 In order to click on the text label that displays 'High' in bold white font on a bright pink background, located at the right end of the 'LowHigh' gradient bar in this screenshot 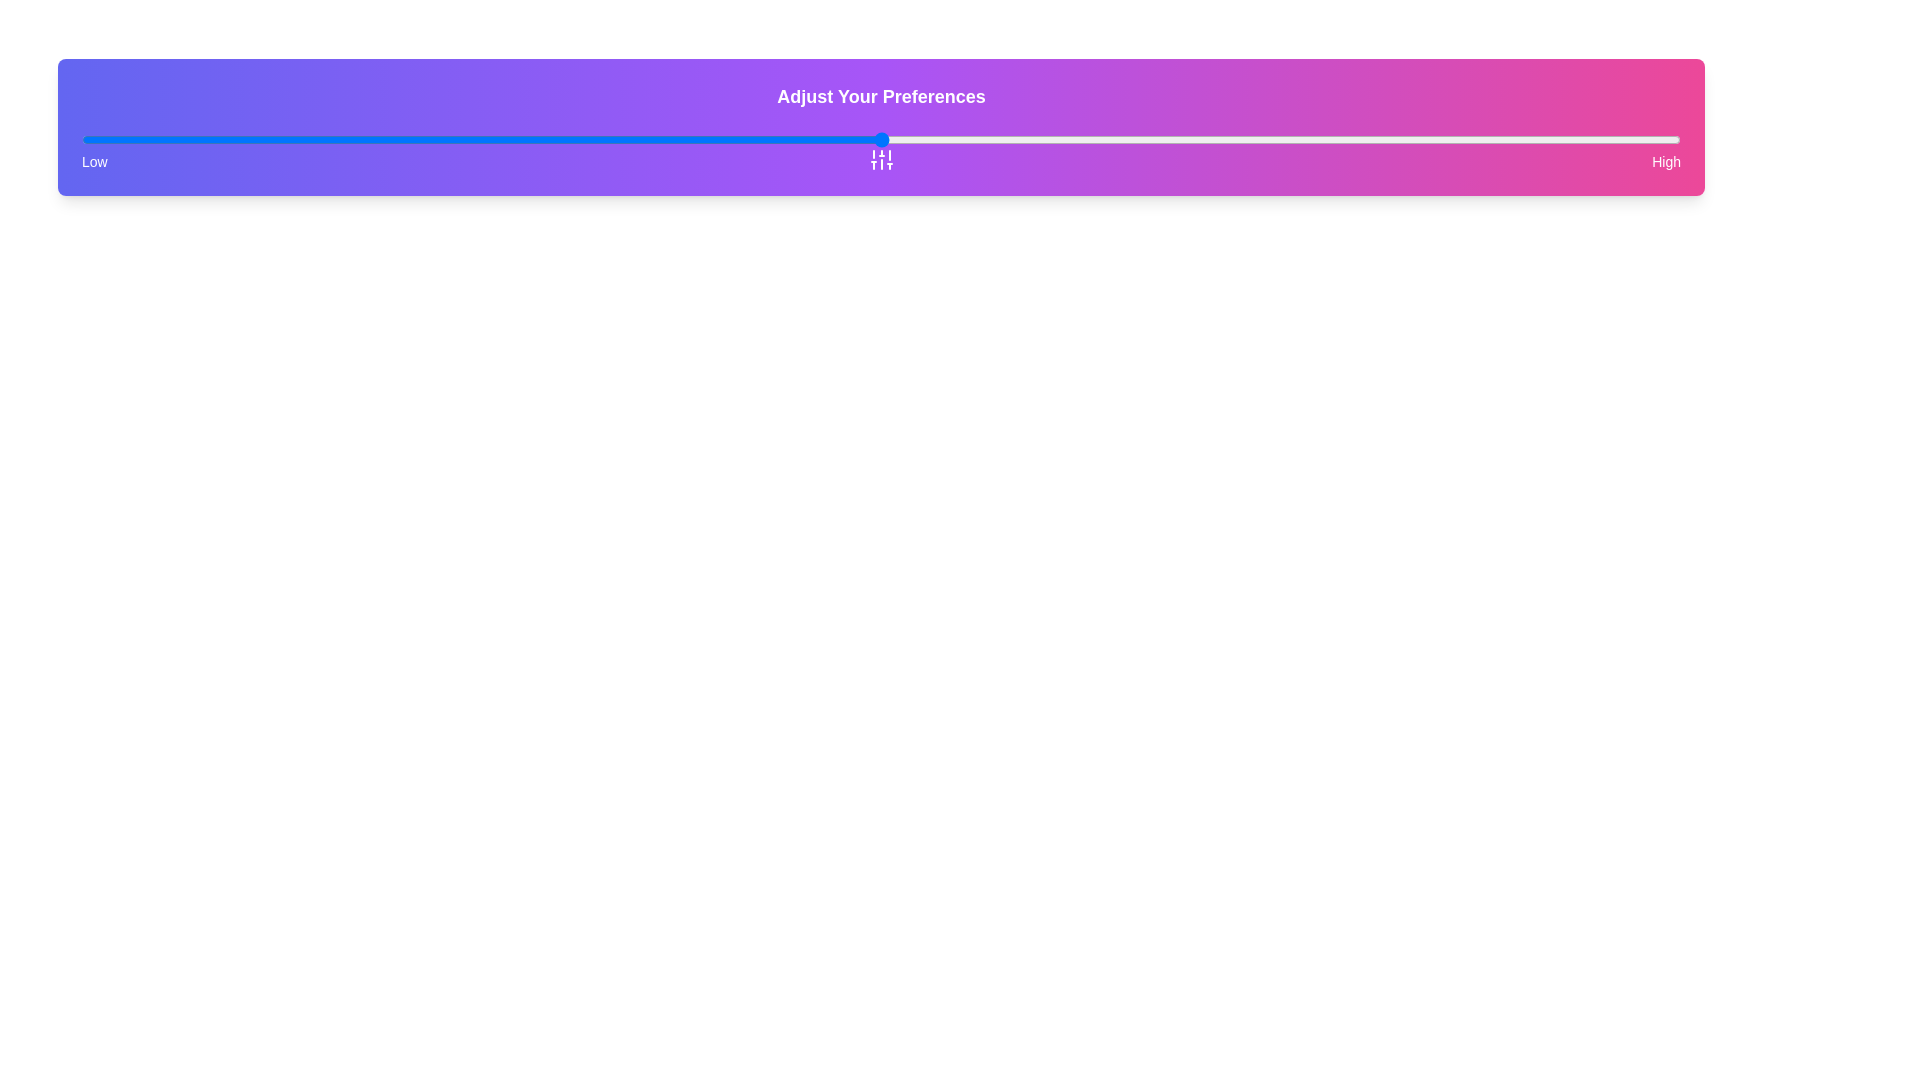, I will do `click(1666, 161)`.